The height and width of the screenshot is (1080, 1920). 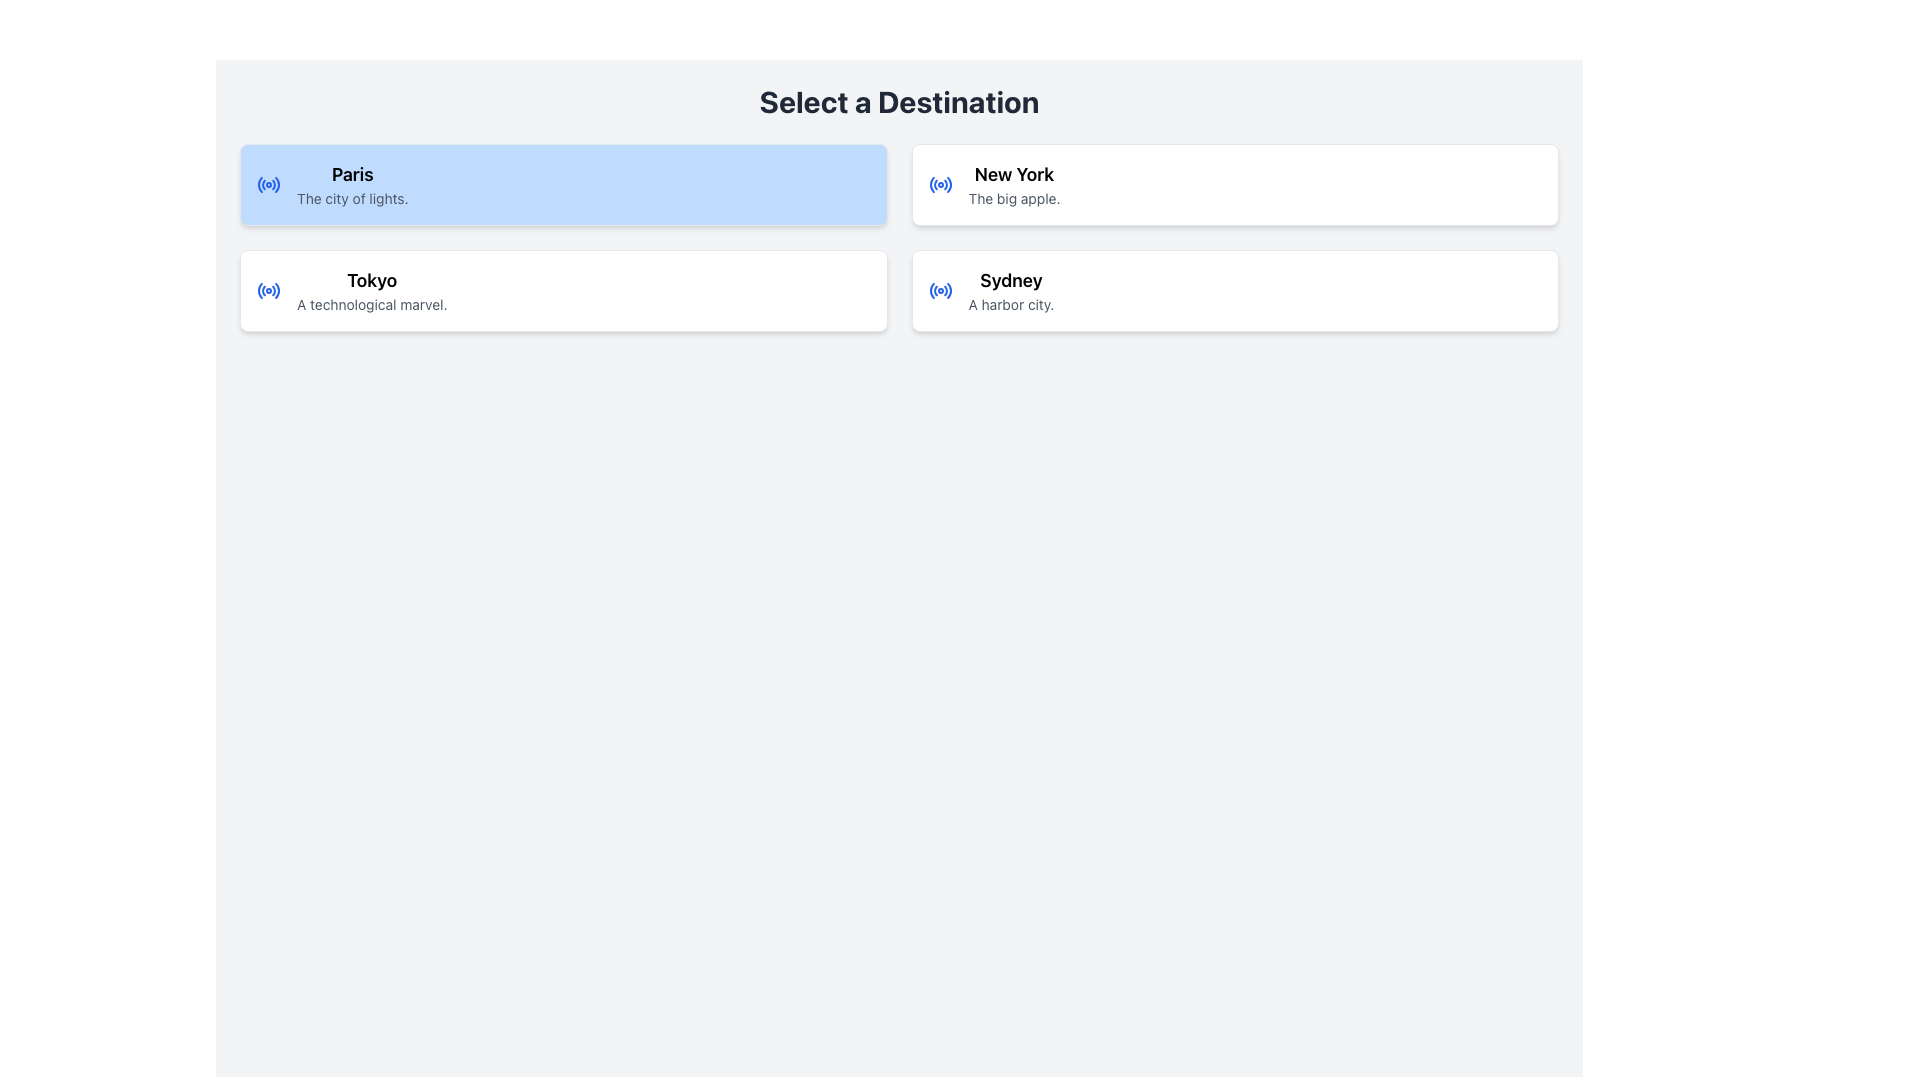 I want to click on the blue circular radio icon located to the left of the text 'Sydney' within the 'Sydney' selection card for interaction, so click(x=939, y=290).